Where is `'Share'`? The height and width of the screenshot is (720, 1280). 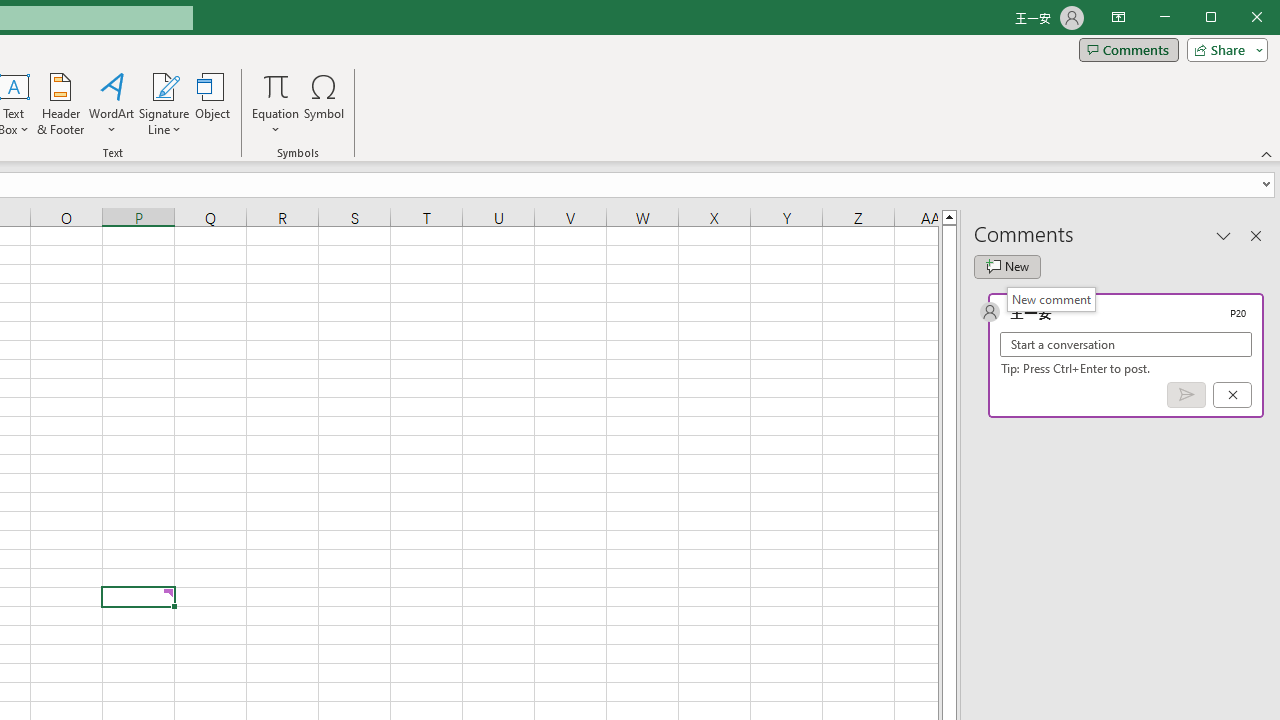
'Share' is located at coordinates (1222, 49).